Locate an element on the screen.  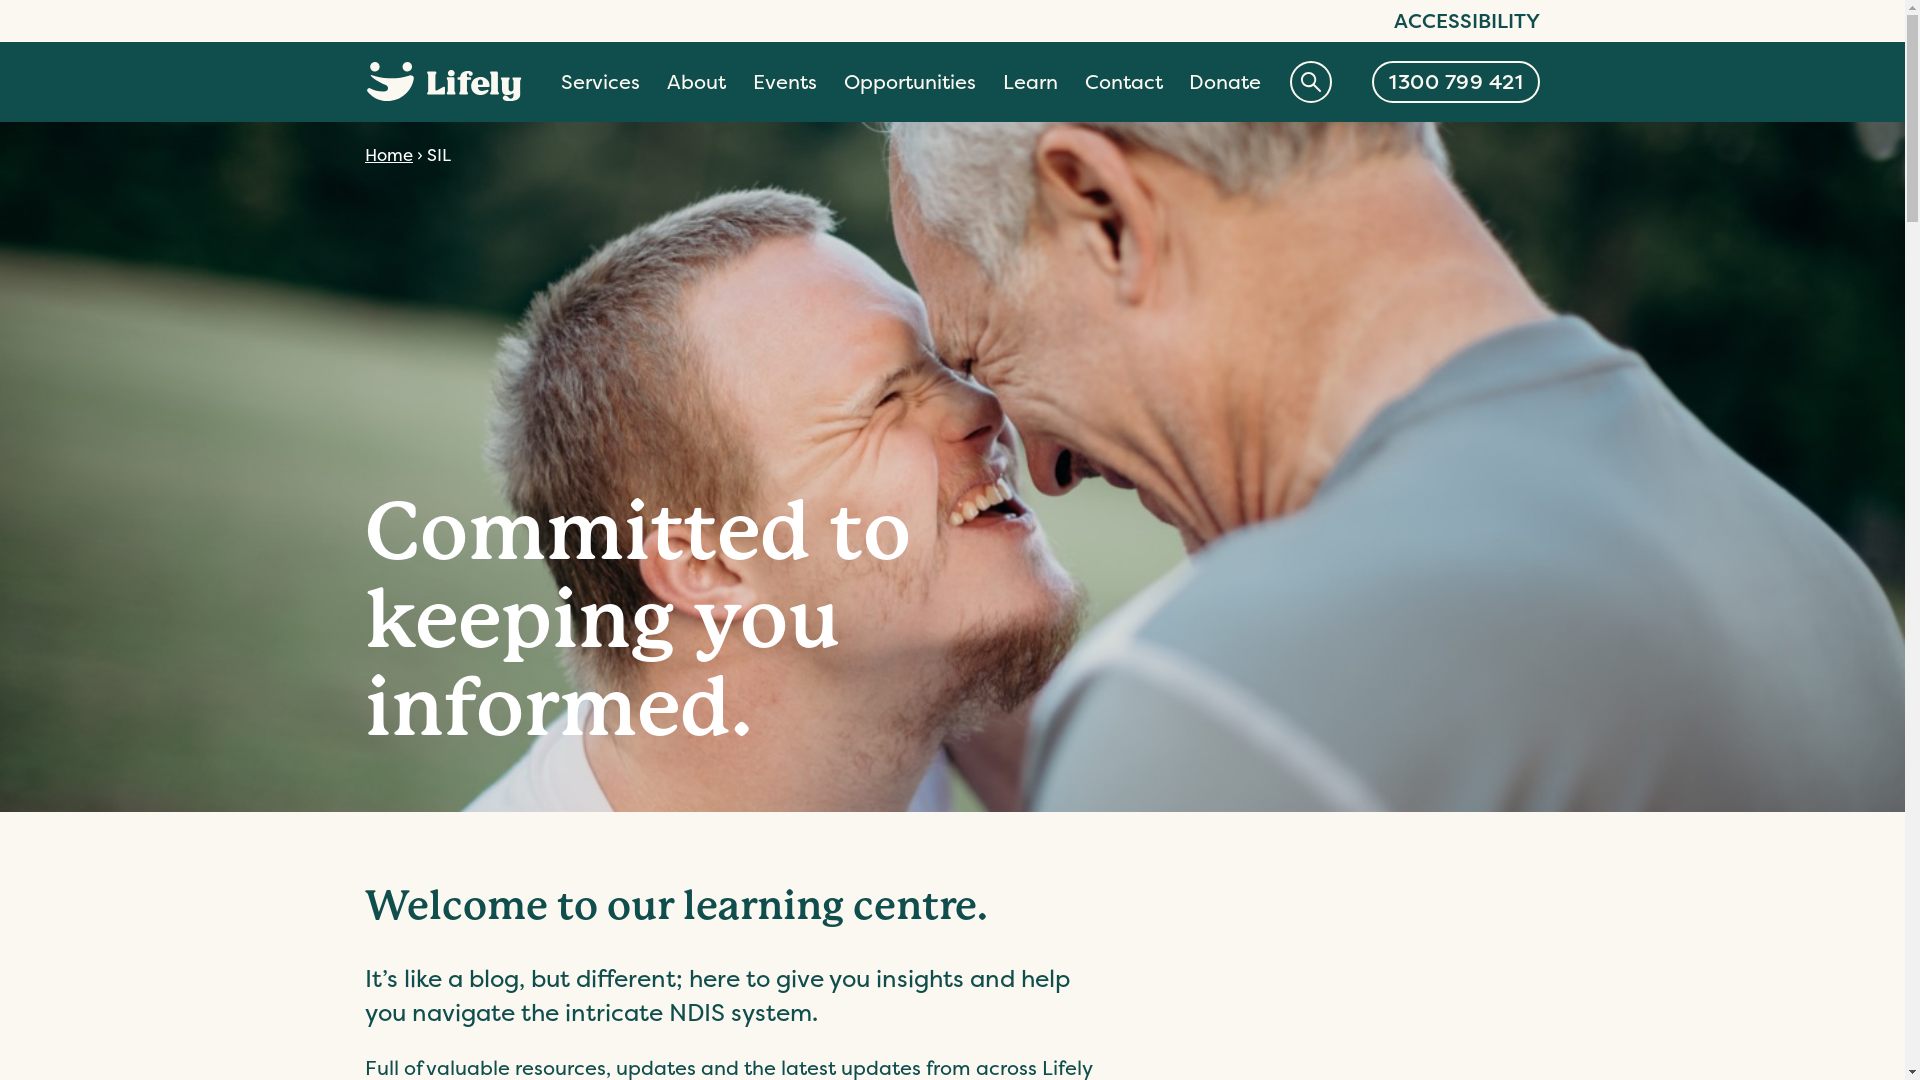
'1300 799 421' is located at coordinates (1455, 80).